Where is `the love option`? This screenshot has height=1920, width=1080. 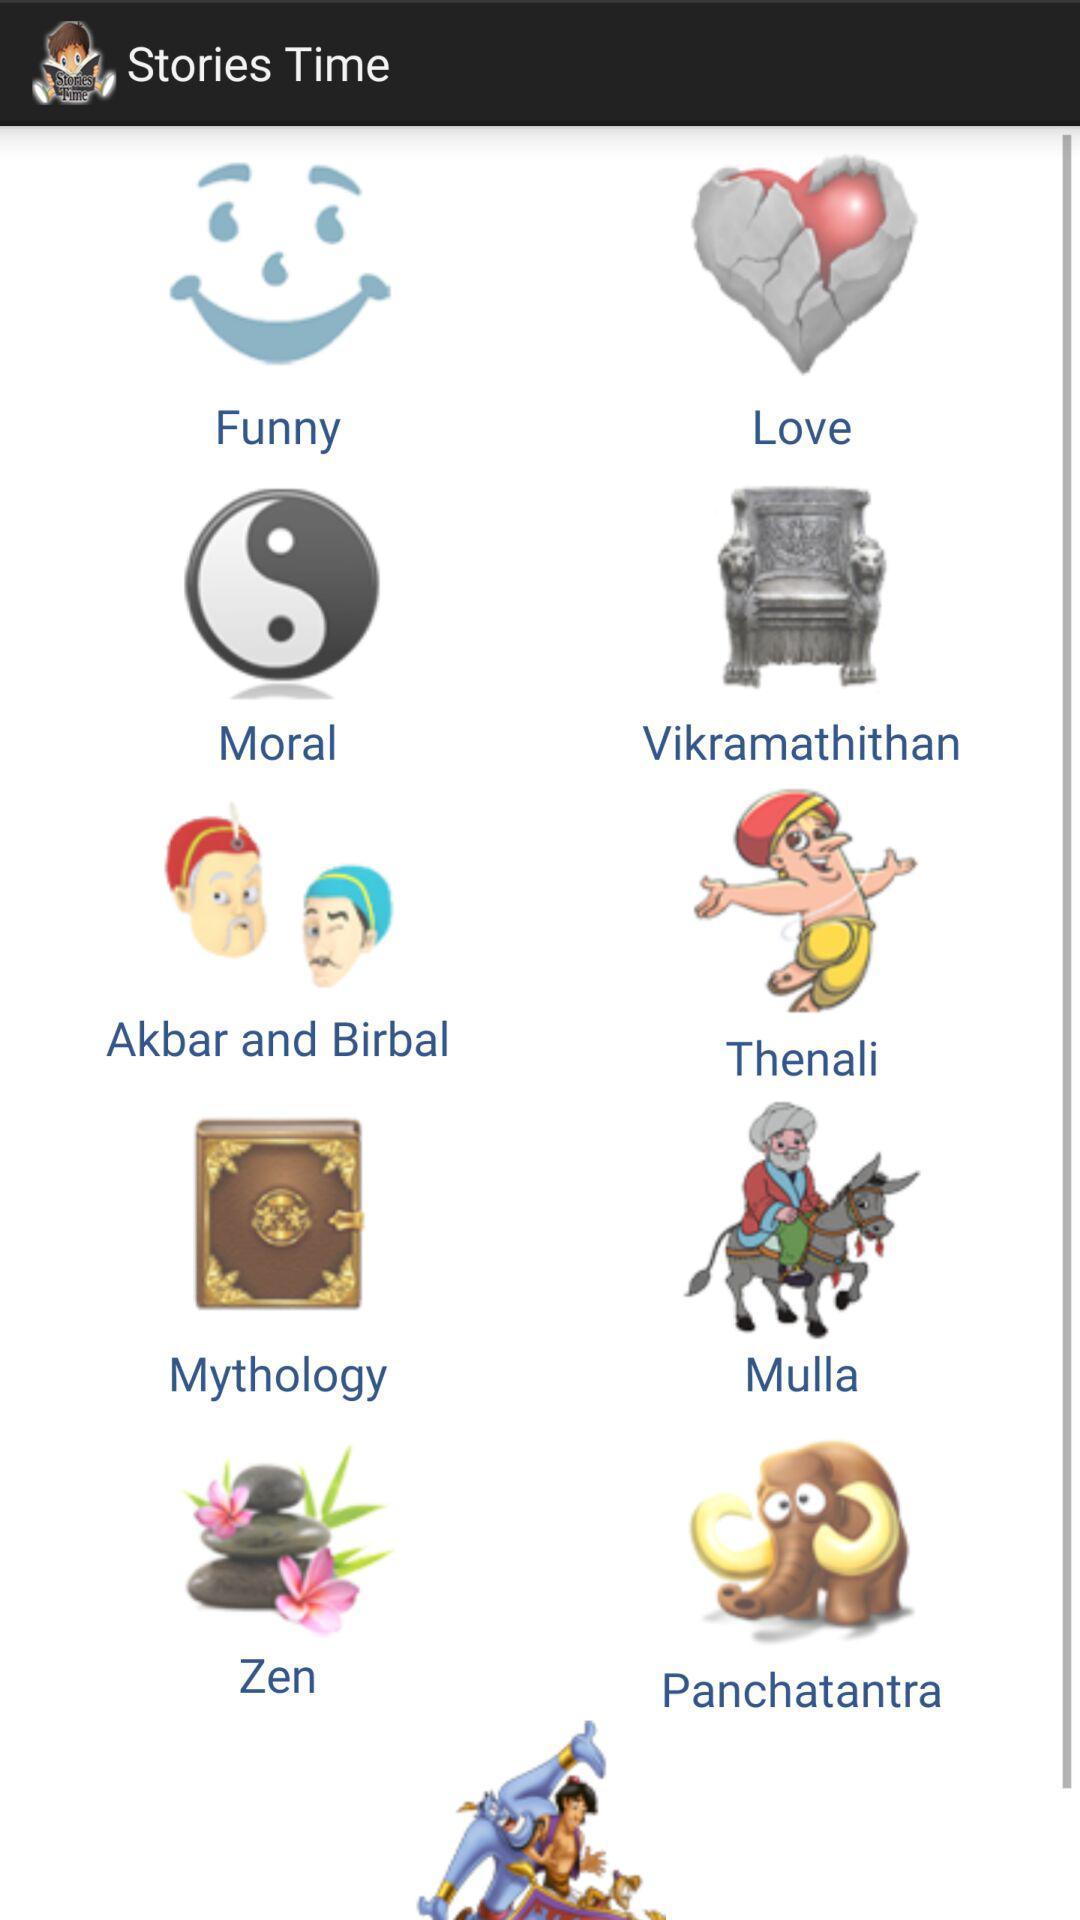 the love option is located at coordinates (801, 298).